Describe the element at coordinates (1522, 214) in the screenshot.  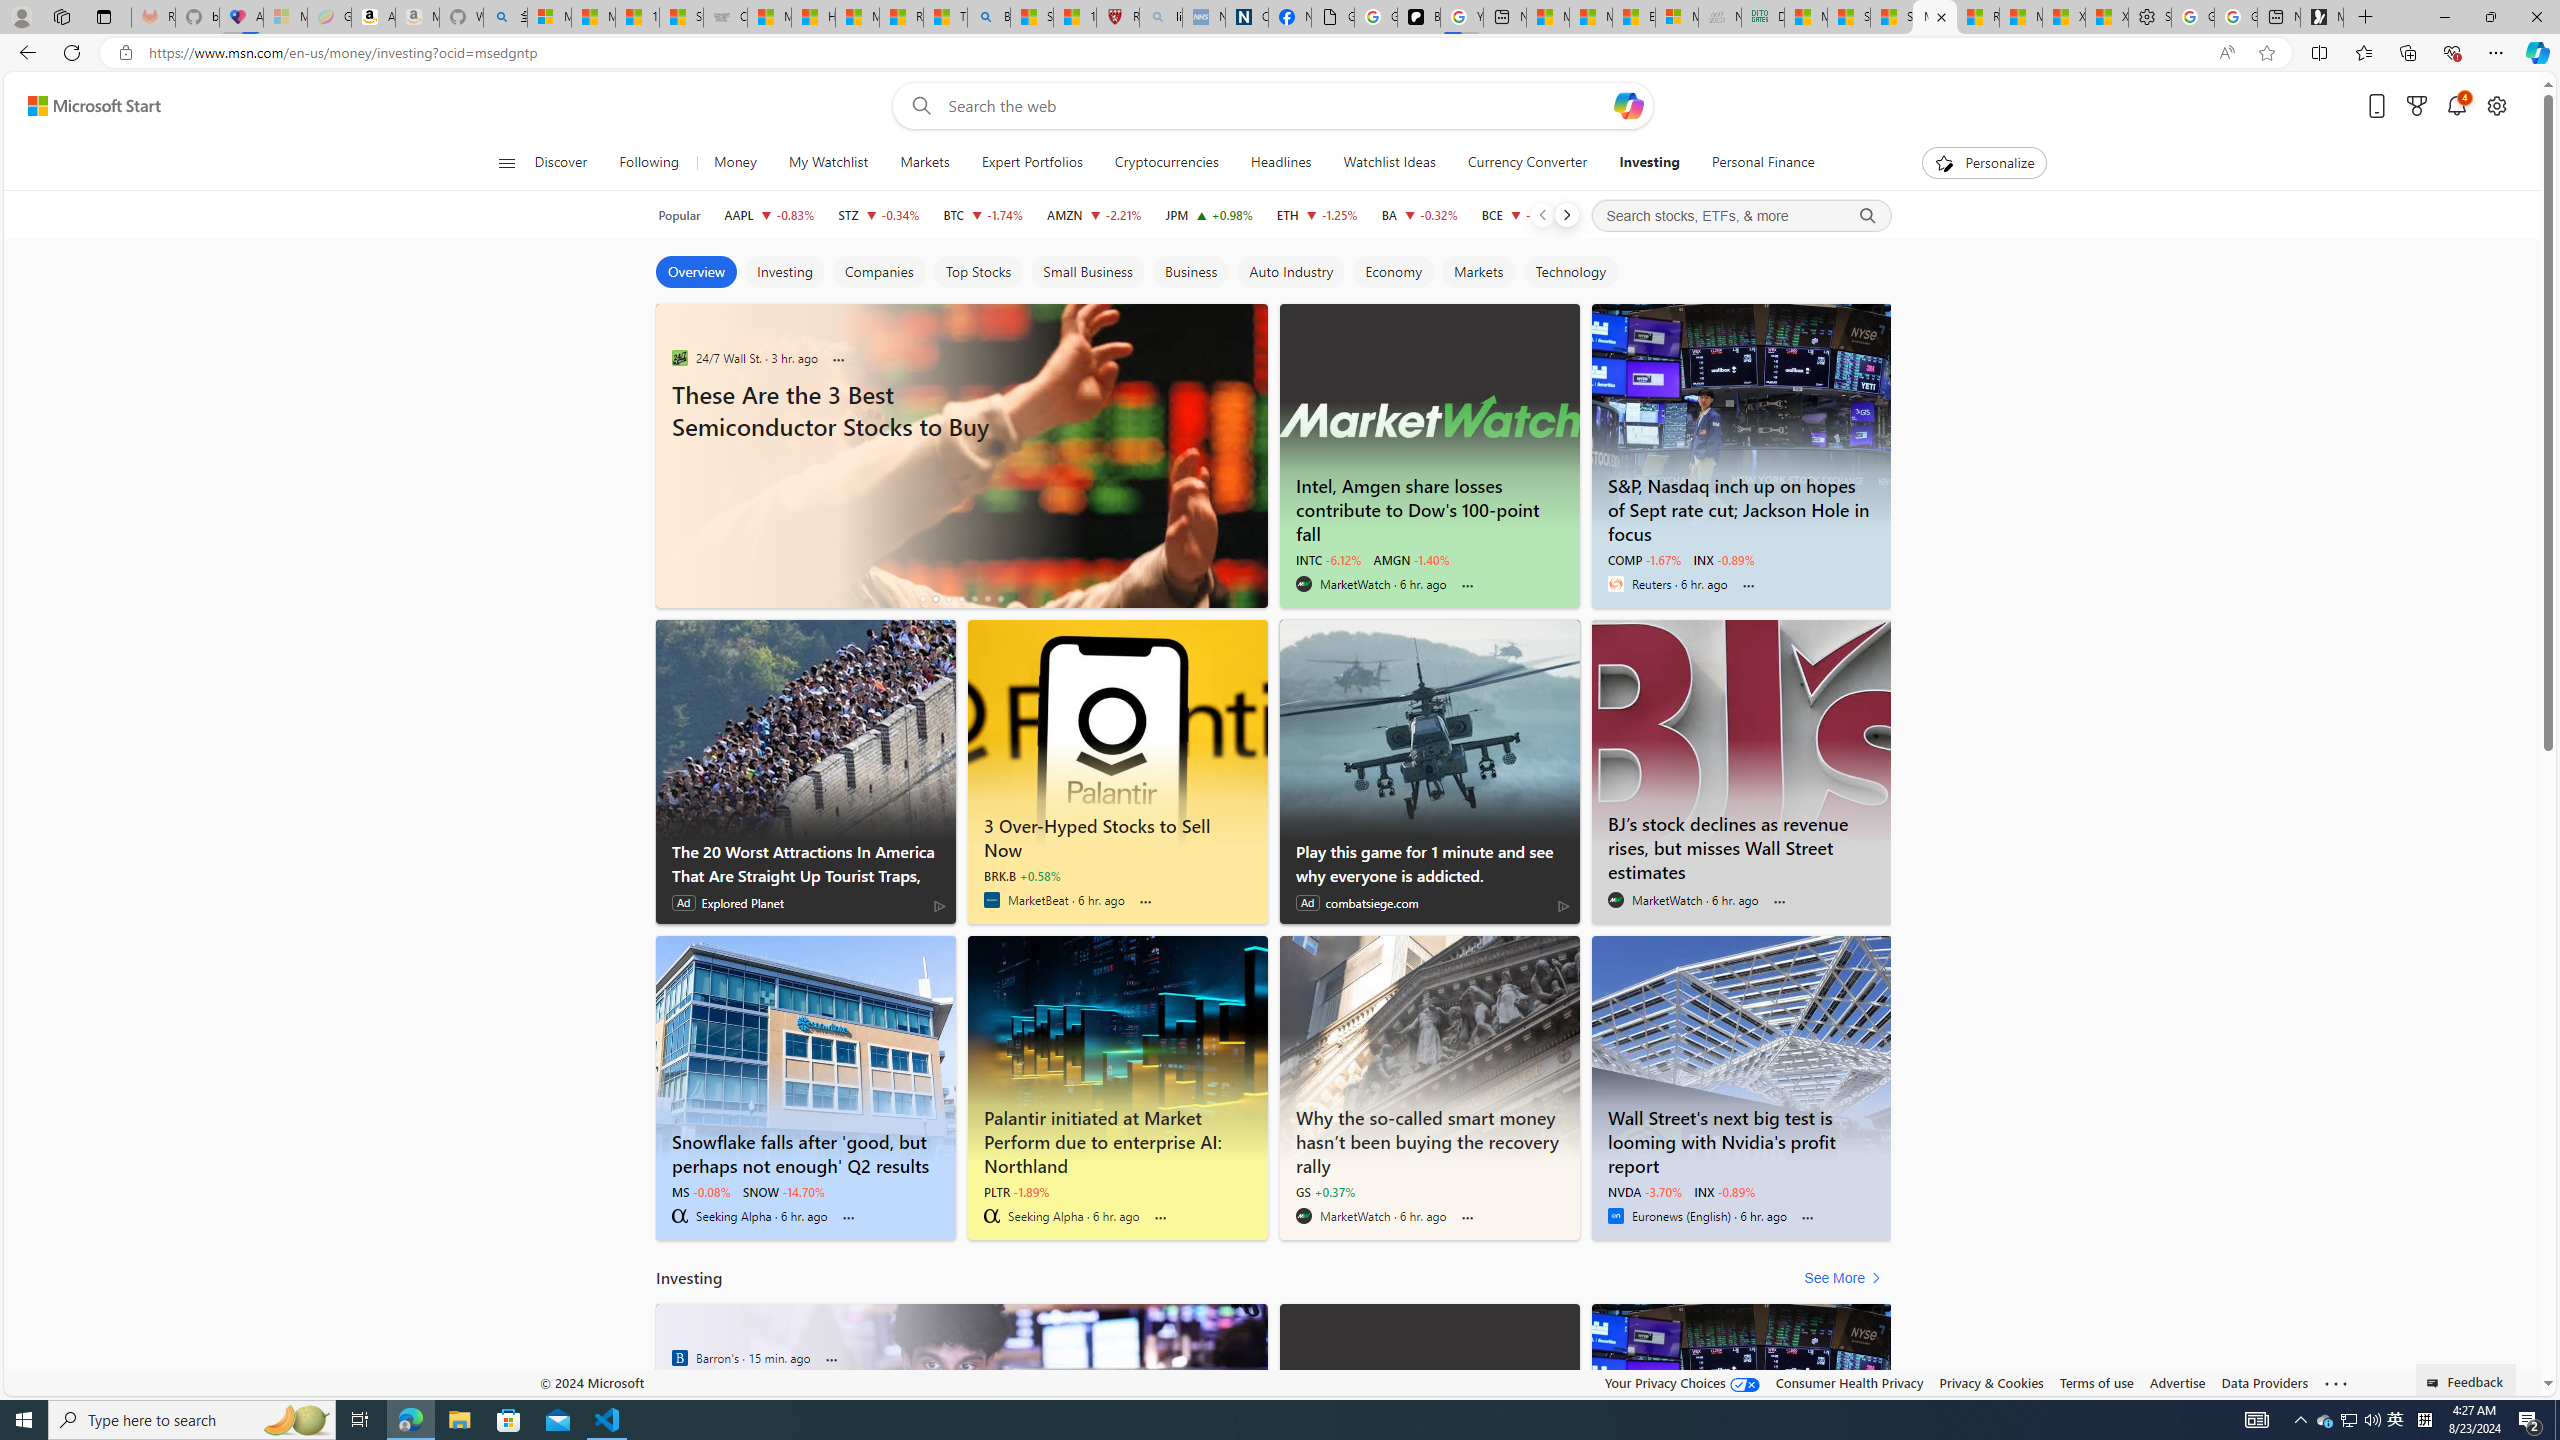
I see `'BCE BCE Inc decrease 34.55 -0.07 -0.20%'` at that location.